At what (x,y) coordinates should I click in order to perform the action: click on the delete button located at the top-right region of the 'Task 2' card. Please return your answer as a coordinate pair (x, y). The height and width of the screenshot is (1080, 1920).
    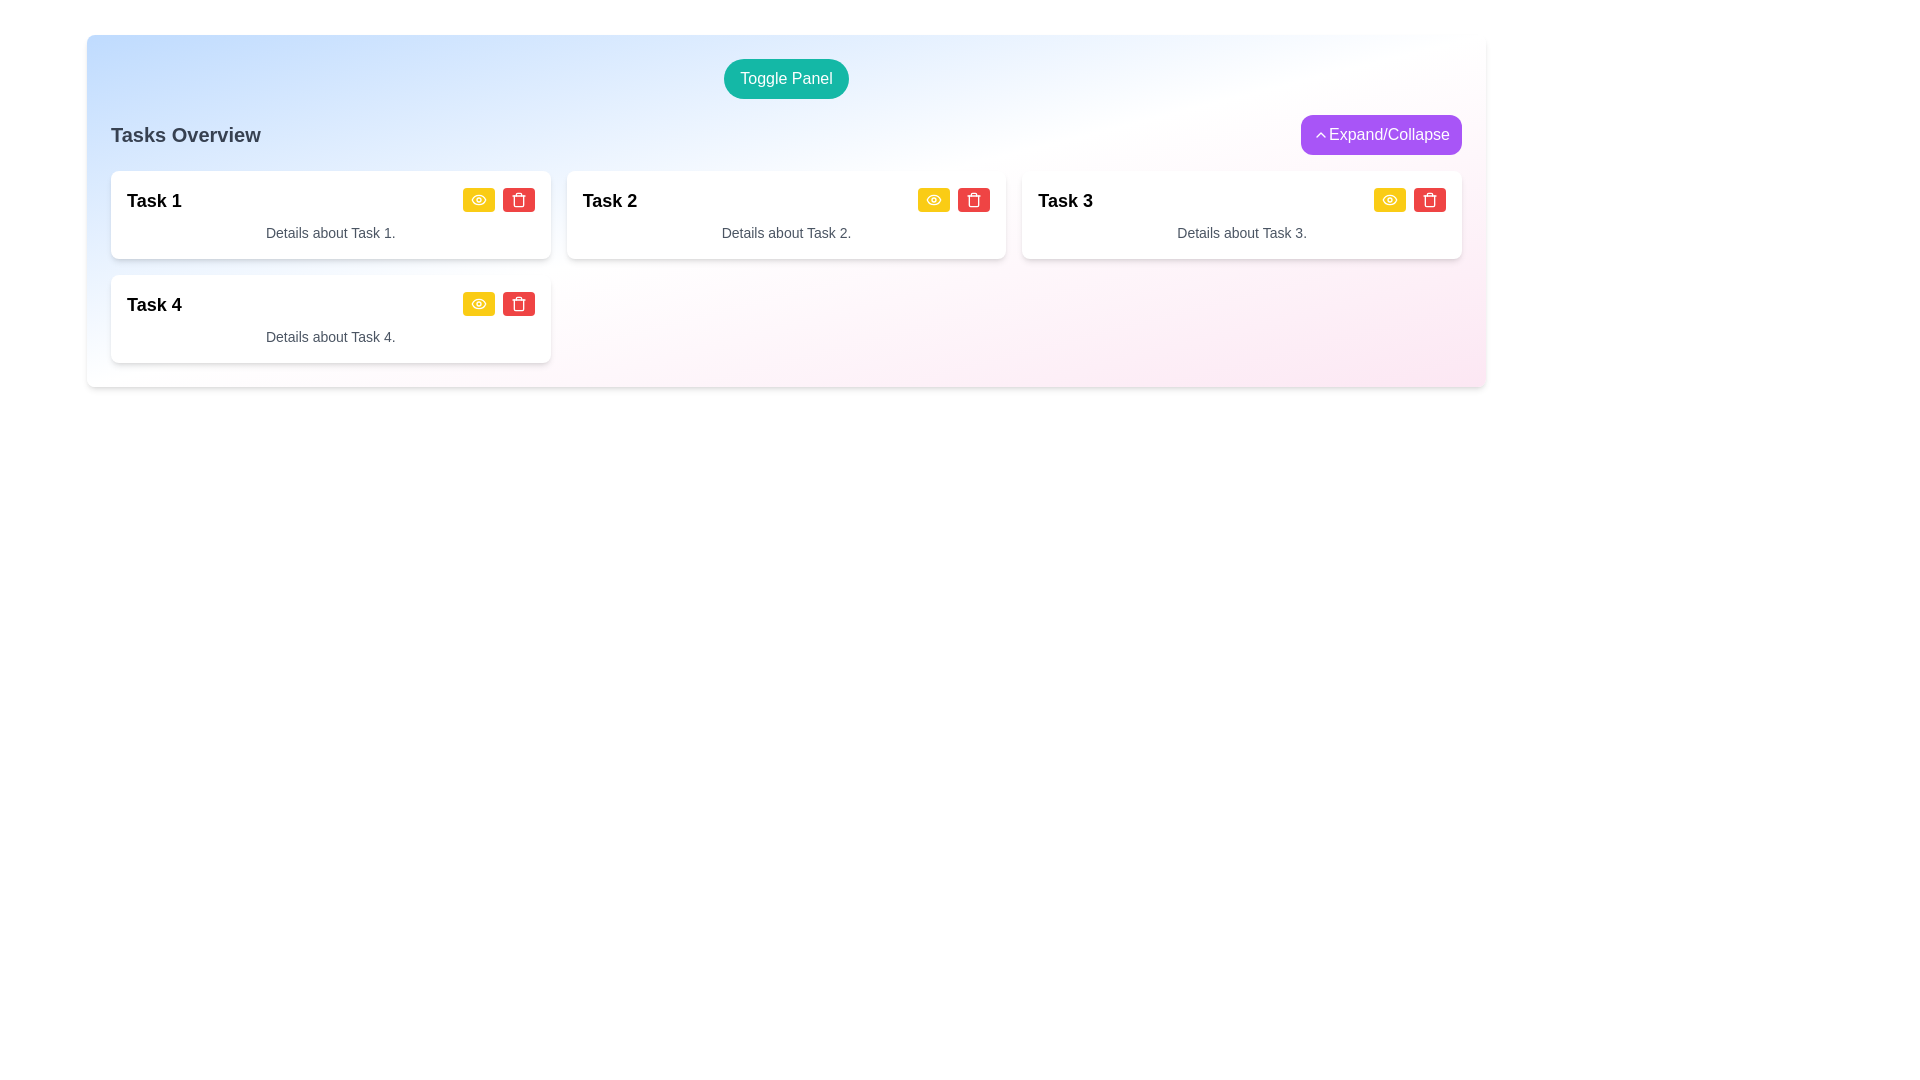
    Looking at the image, I should click on (974, 199).